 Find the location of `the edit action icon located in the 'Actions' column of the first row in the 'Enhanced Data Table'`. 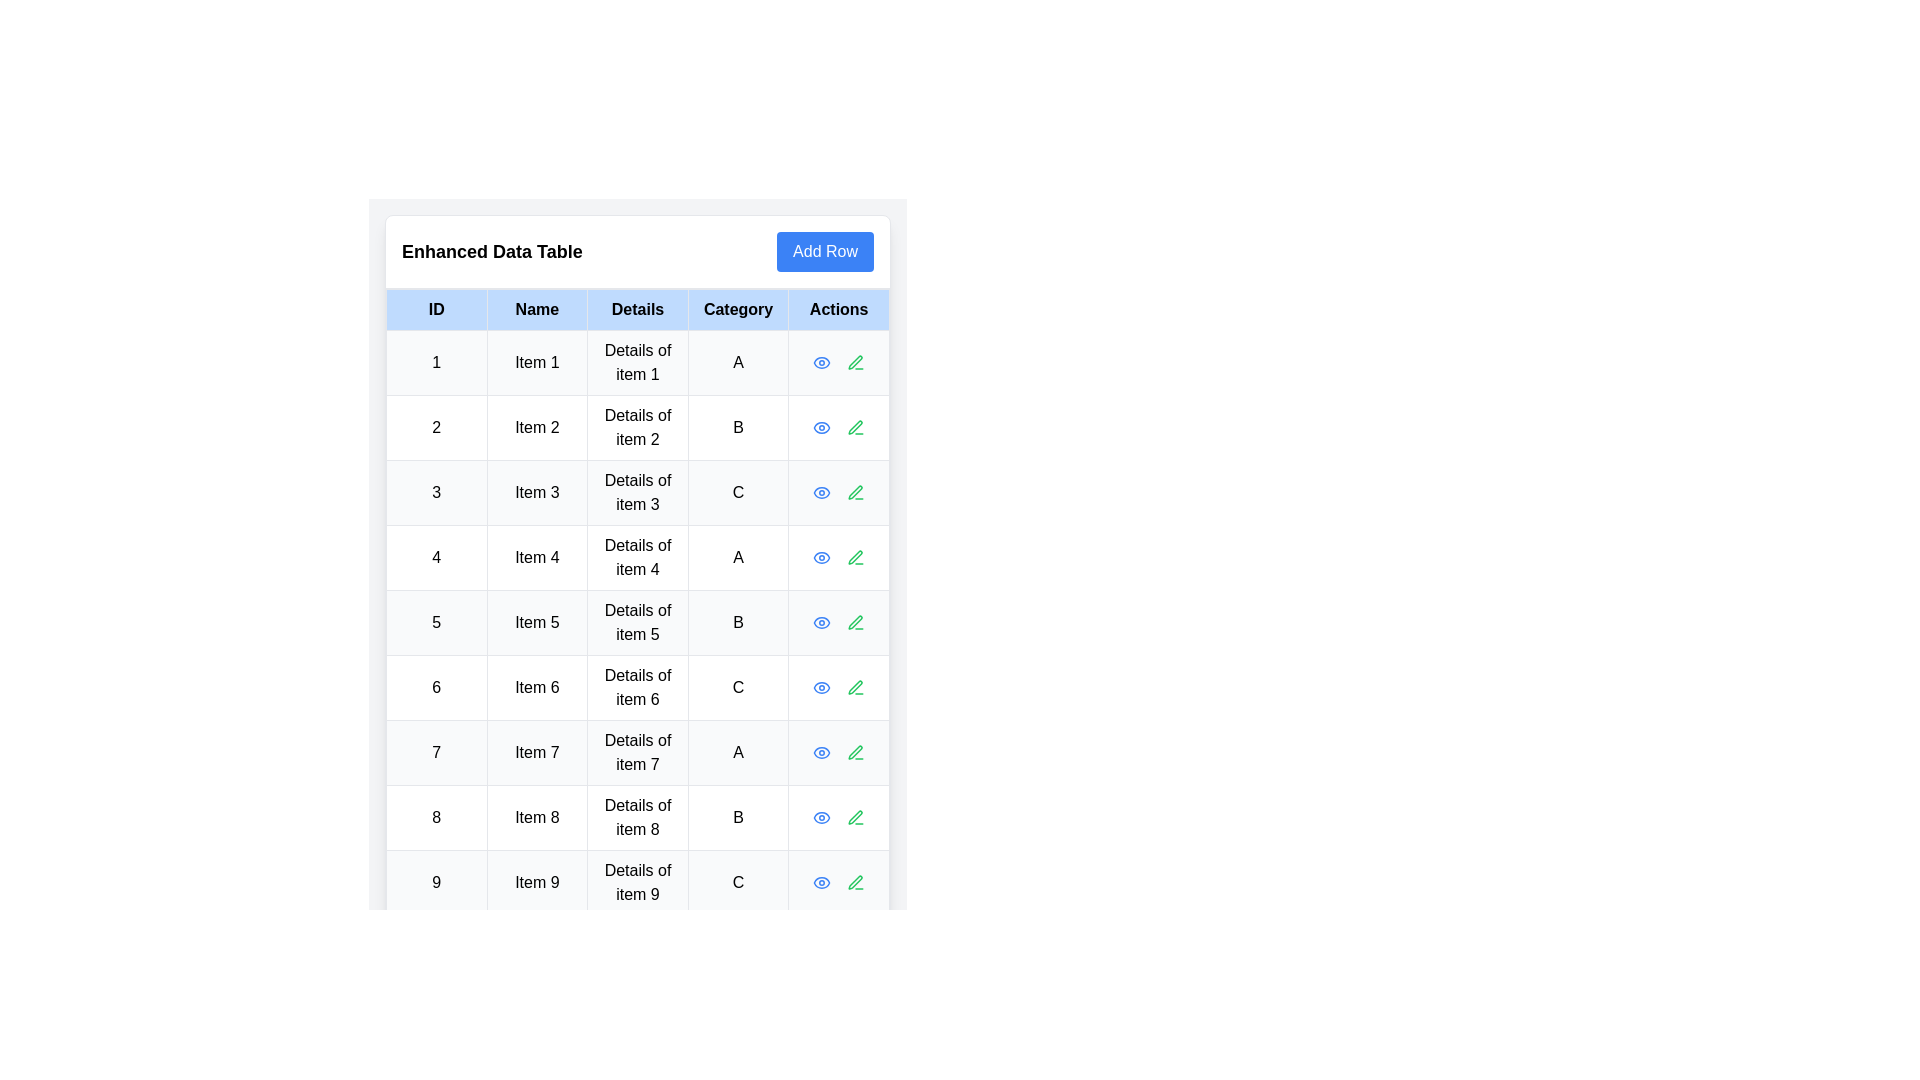

the edit action icon located in the 'Actions' column of the first row in the 'Enhanced Data Table' is located at coordinates (856, 362).